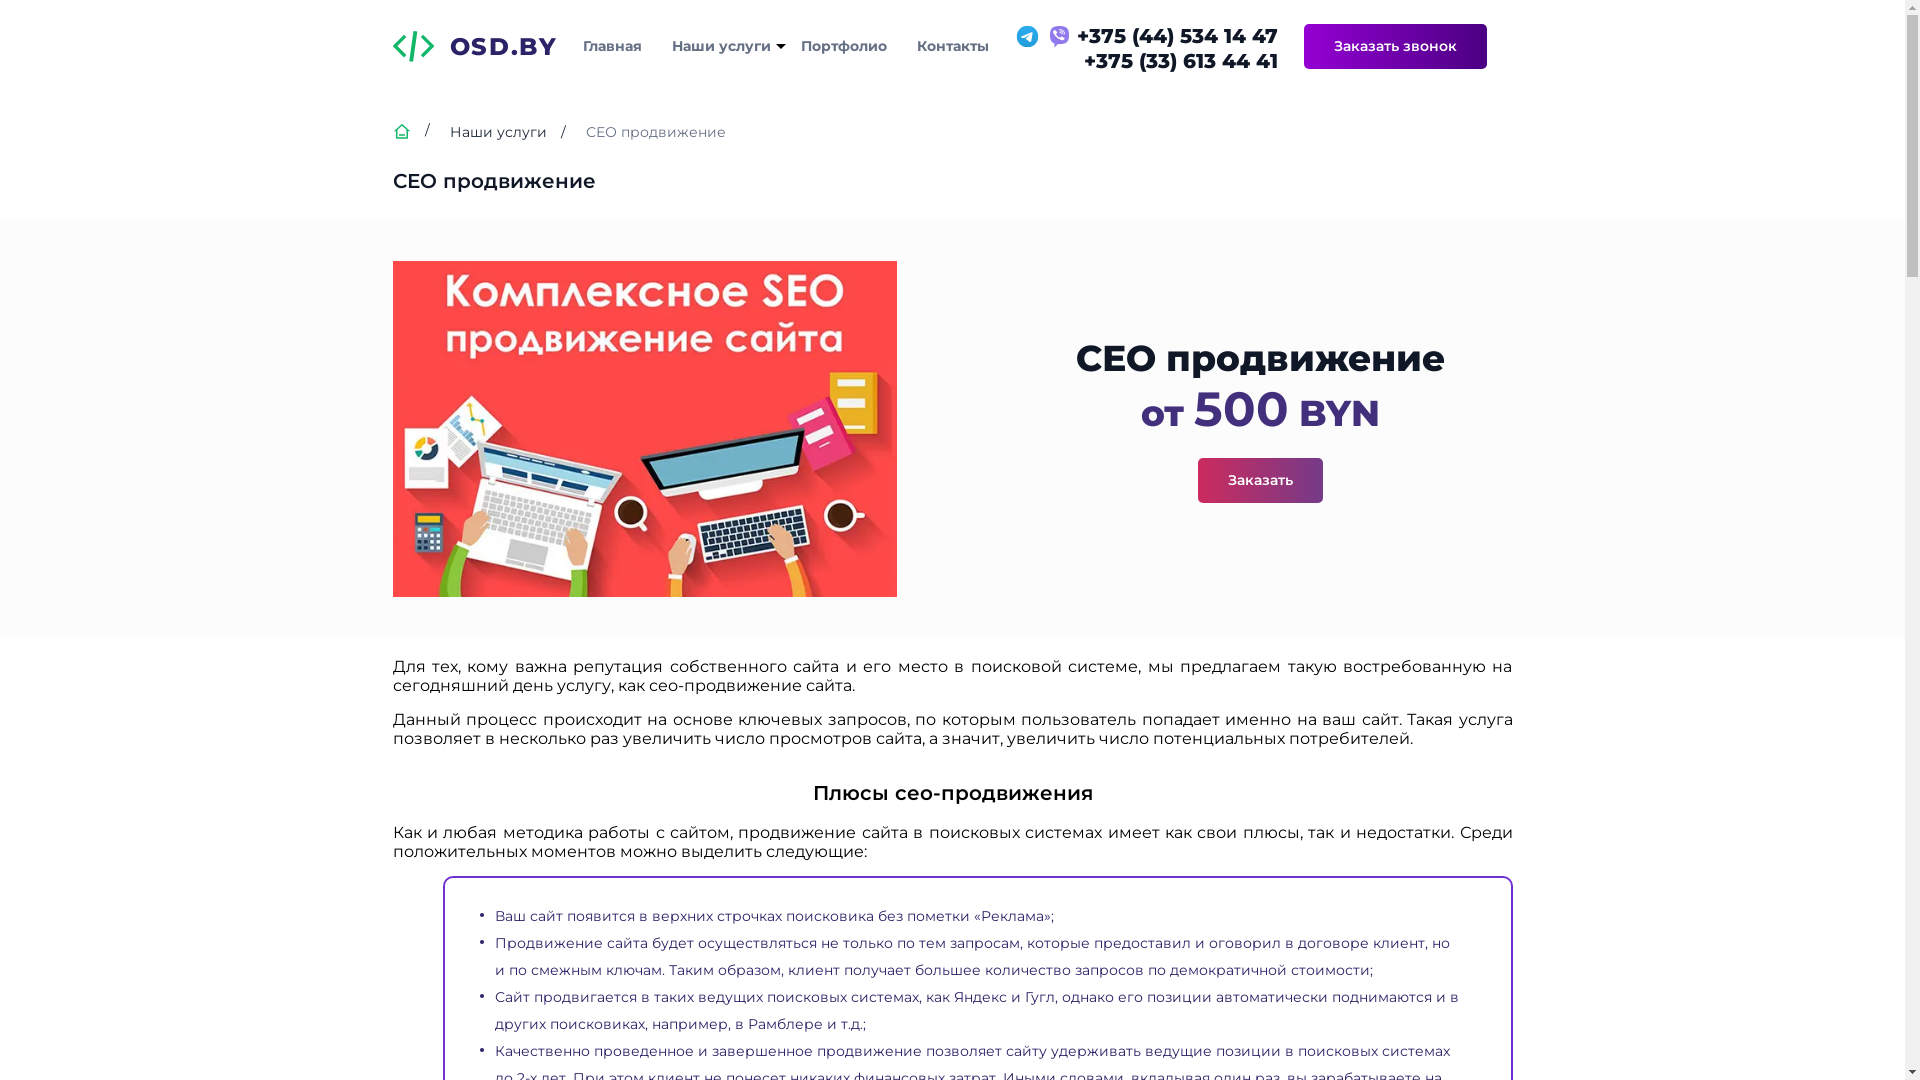 This screenshot has width=1920, height=1080. Describe the element at coordinates (473, 45) in the screenshot. I see `'OSD.BY'` at that location.